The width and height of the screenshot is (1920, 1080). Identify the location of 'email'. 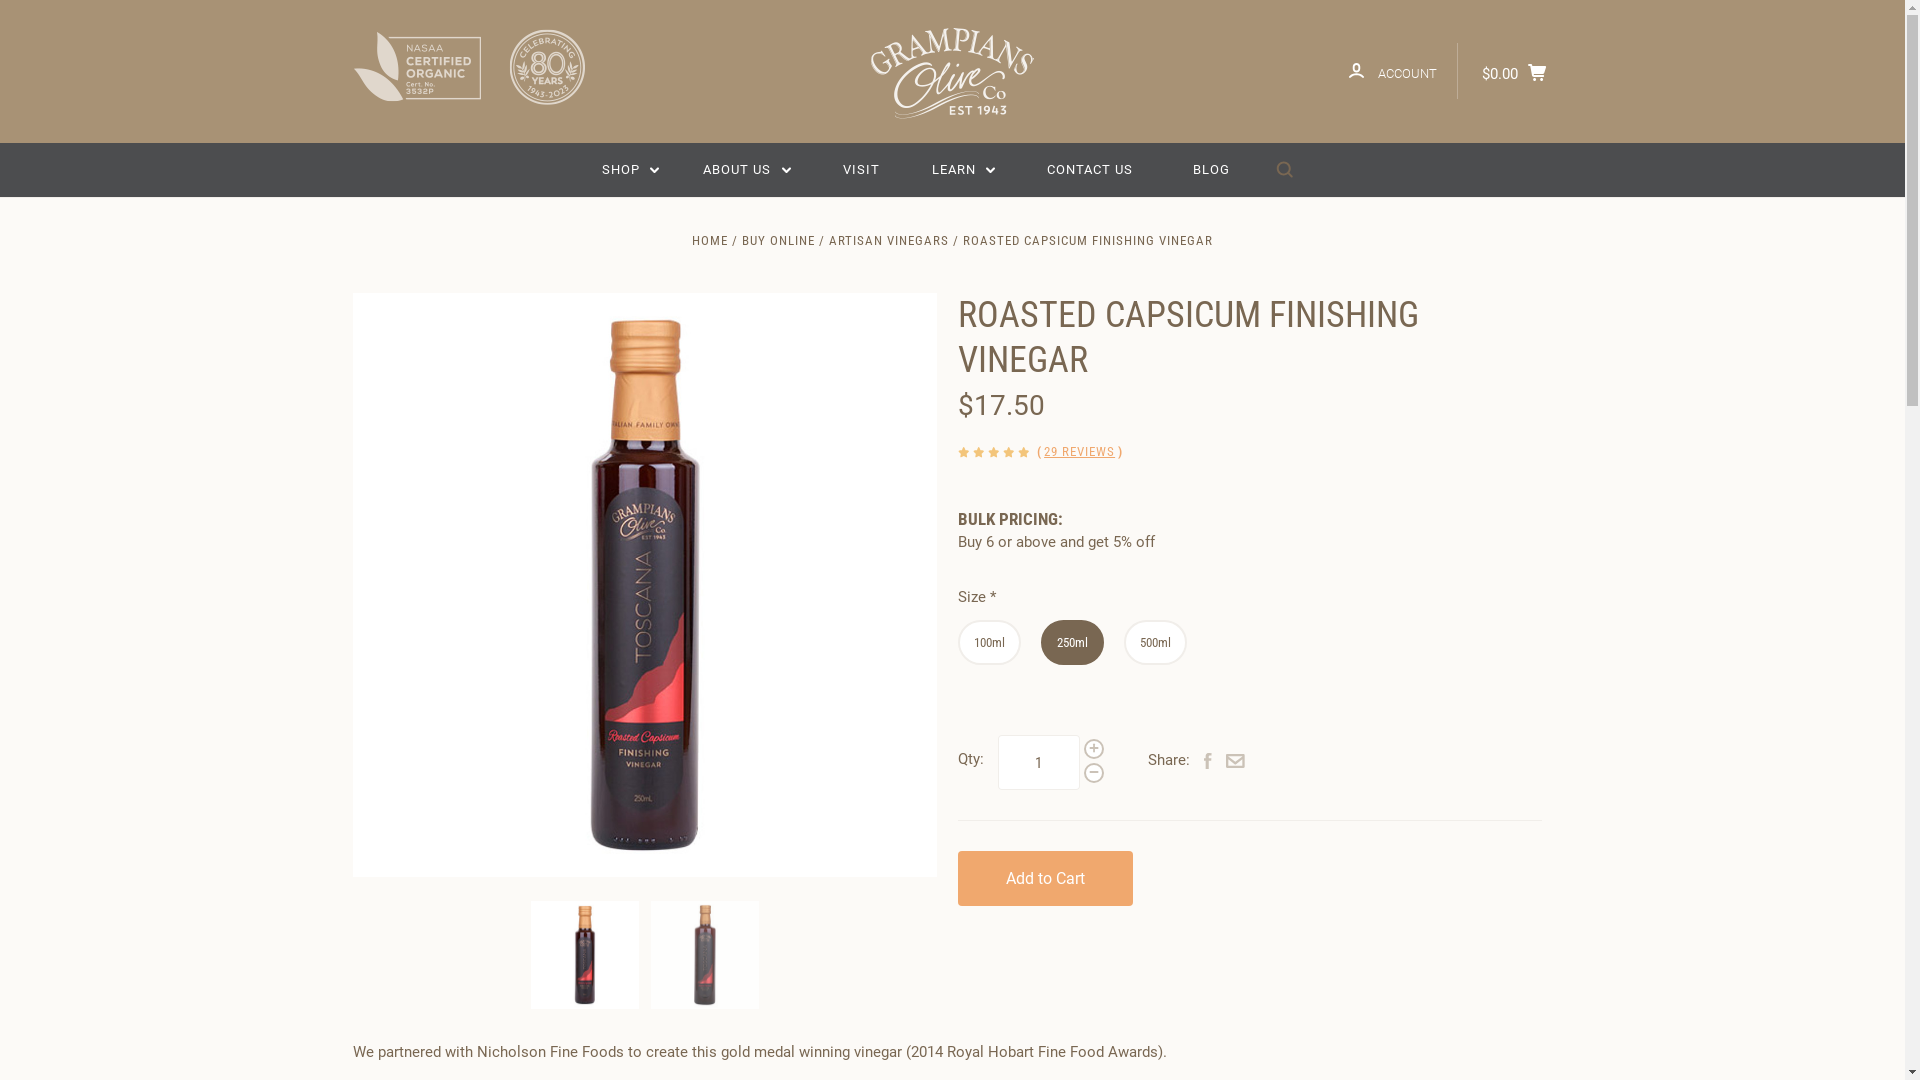
(1224, 763).